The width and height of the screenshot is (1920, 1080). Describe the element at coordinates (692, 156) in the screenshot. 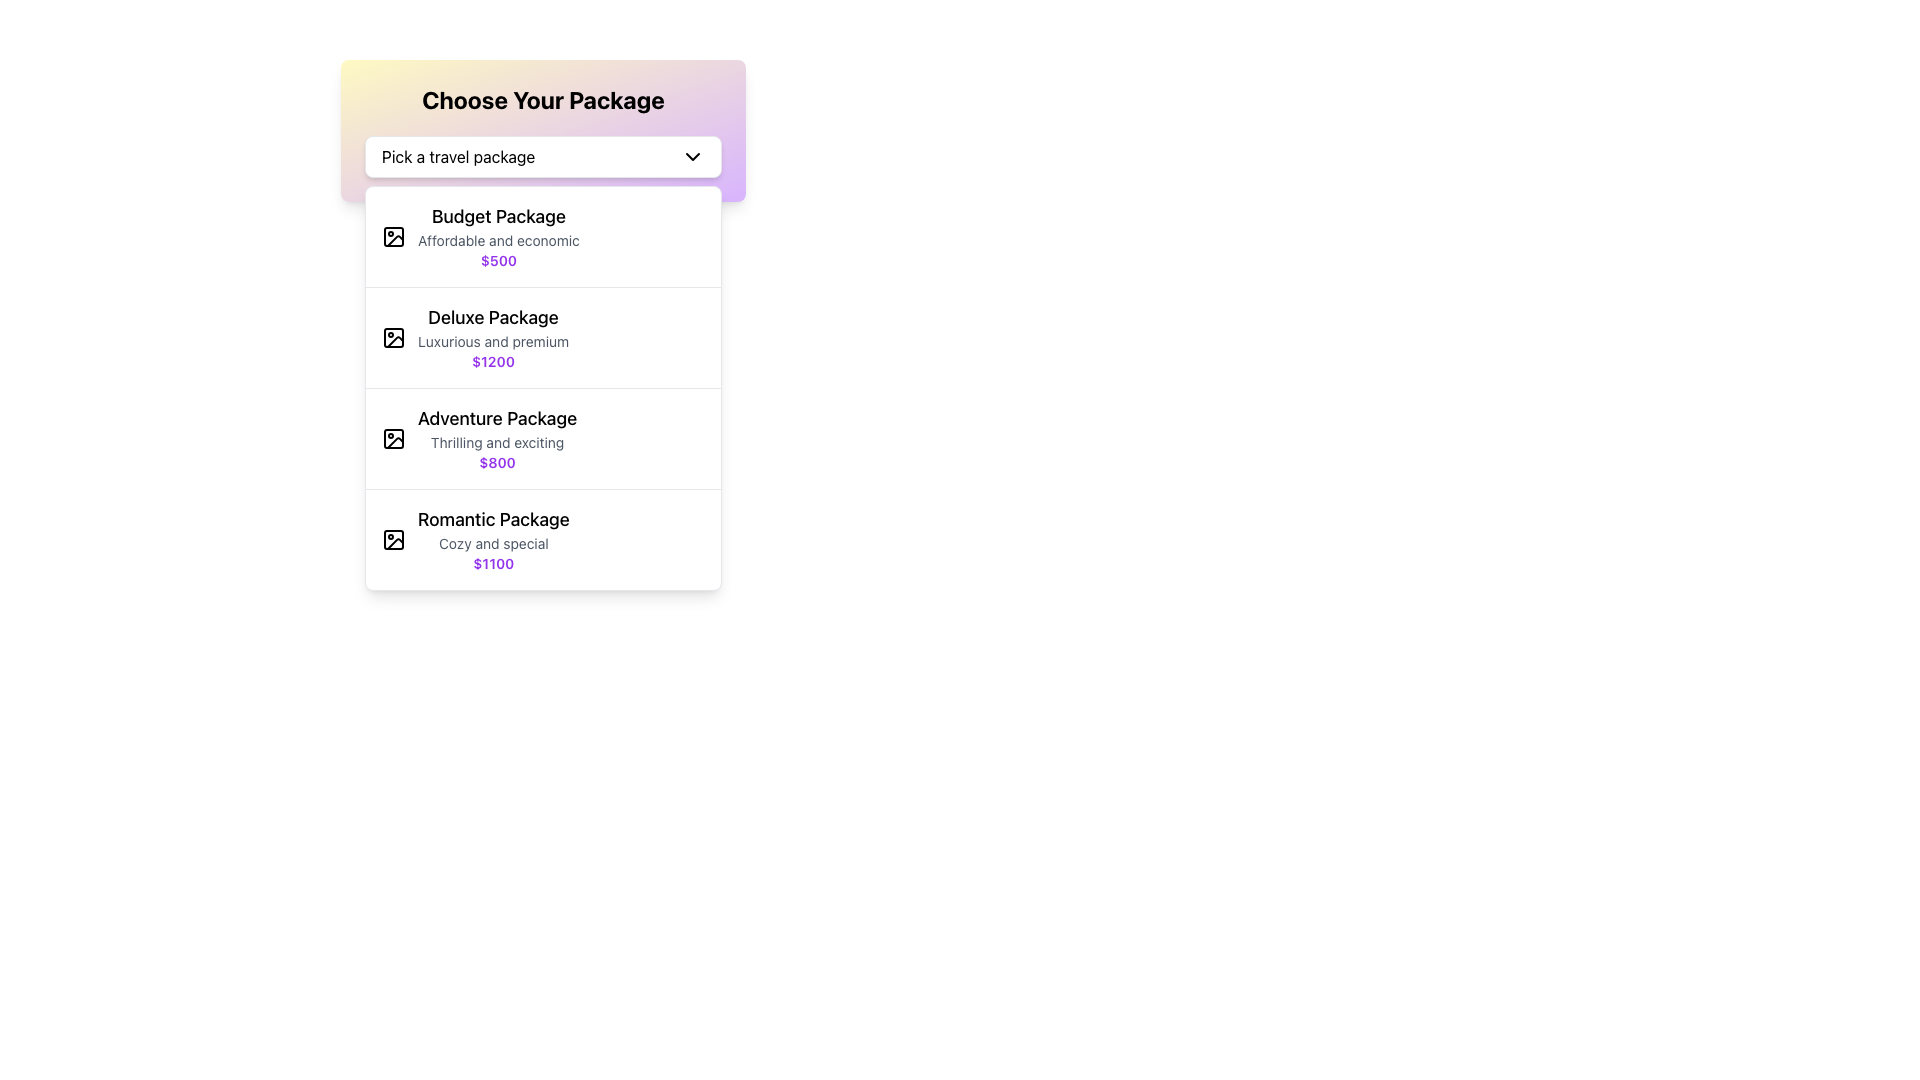

I see `the chevron down icon located at the rightmost end inside the dropdown selection field labeled 'Pick a travel package'` at that location.